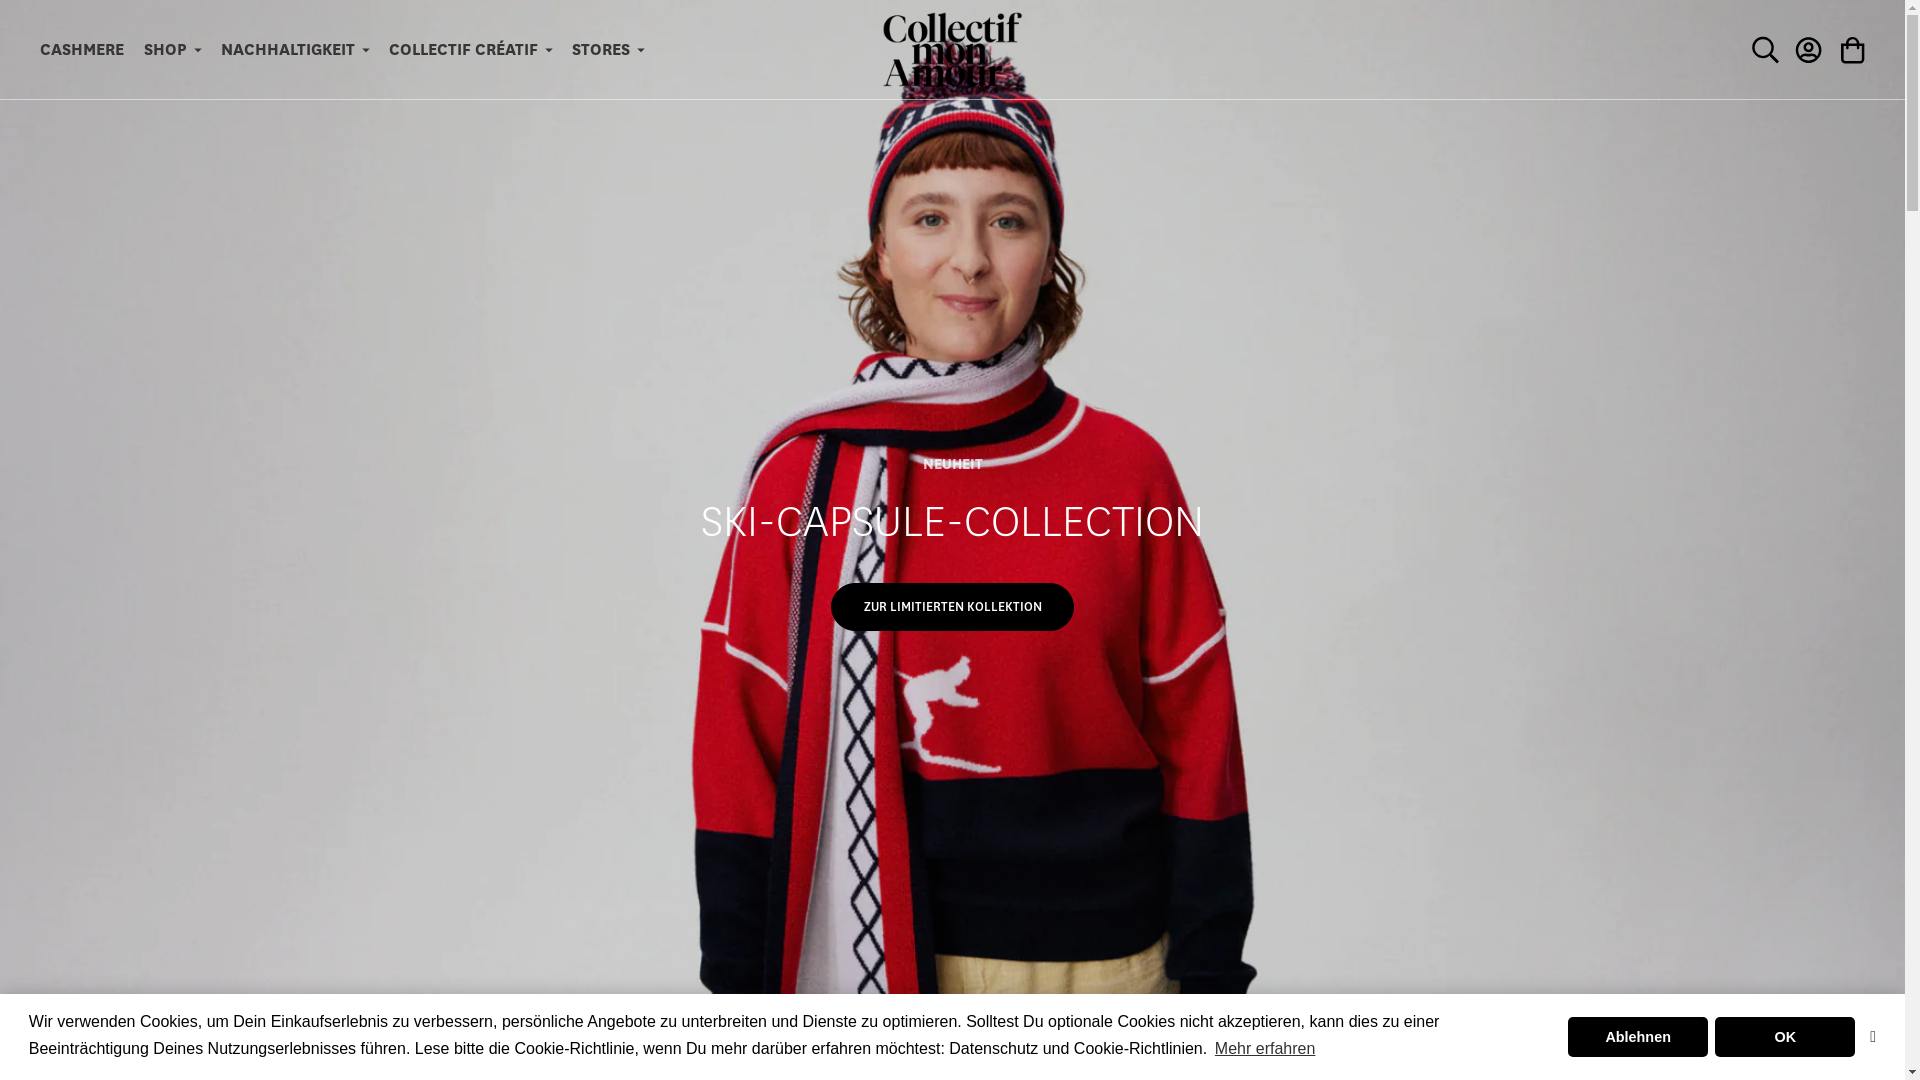 Image resolution: width=1920 pixels, height=1080 pixels. I want to click on 'Ablehnen', so click(1637, 1036).